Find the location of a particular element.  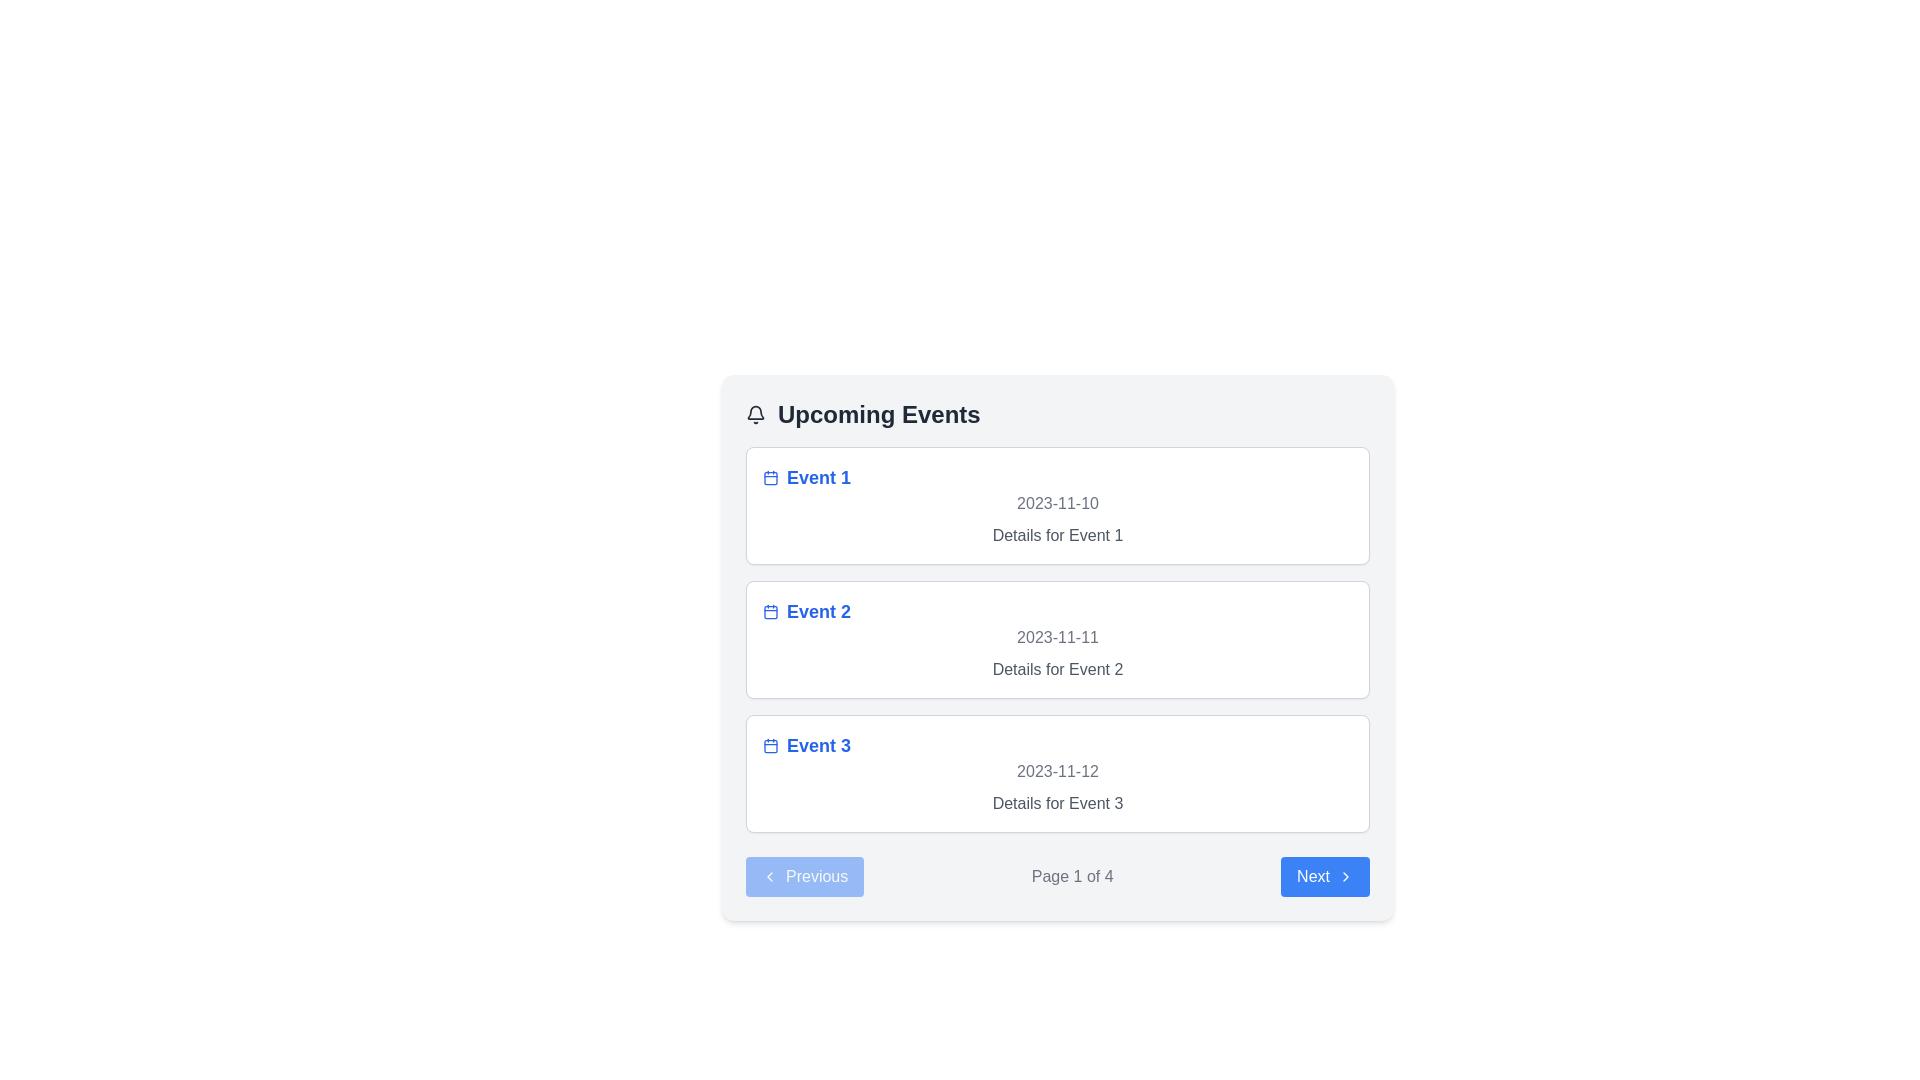

the right-facing chevron icon inside the blue 'Next' button located at the bottom-right corner of the page is located at coordinates (1345, 875).